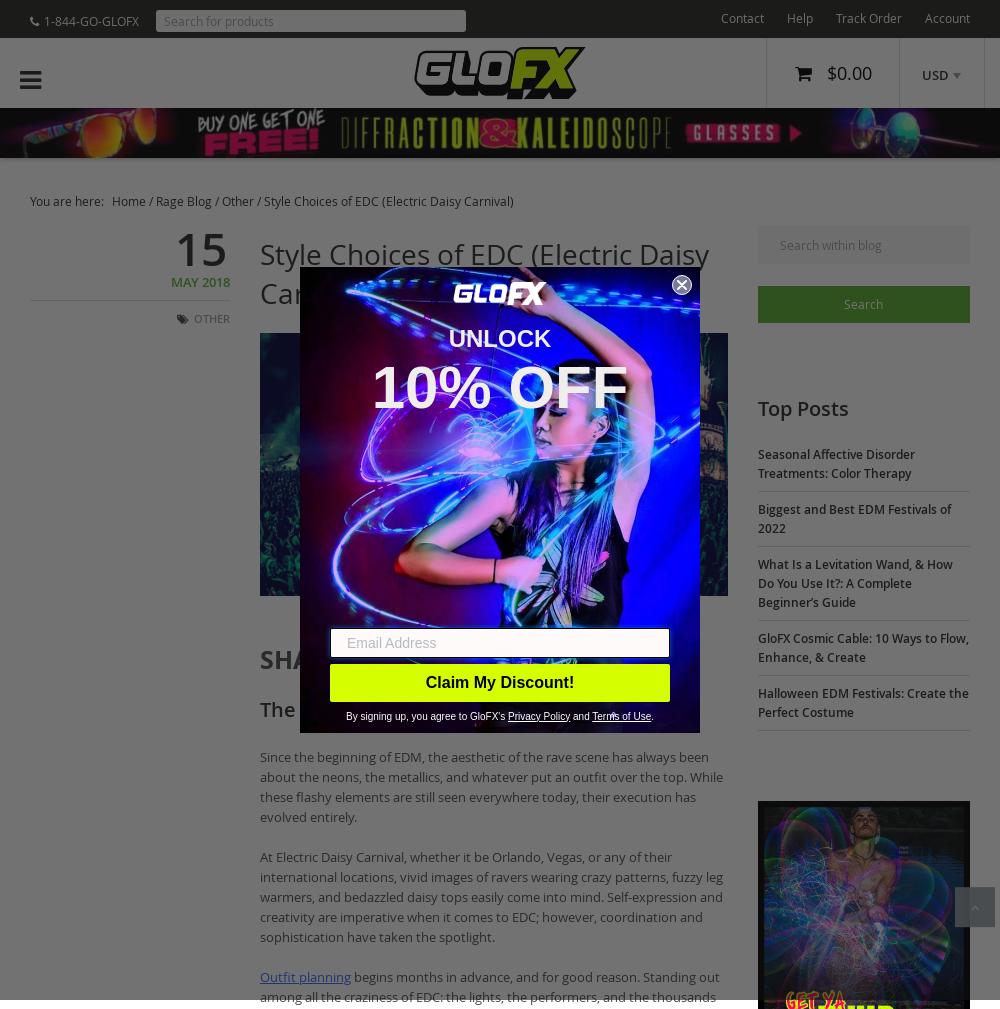 This screenshot has width=1000, height=1009. I want to click on 'Halloween EDM Festivals: Create the Perfect Costume', so click(757, 702).